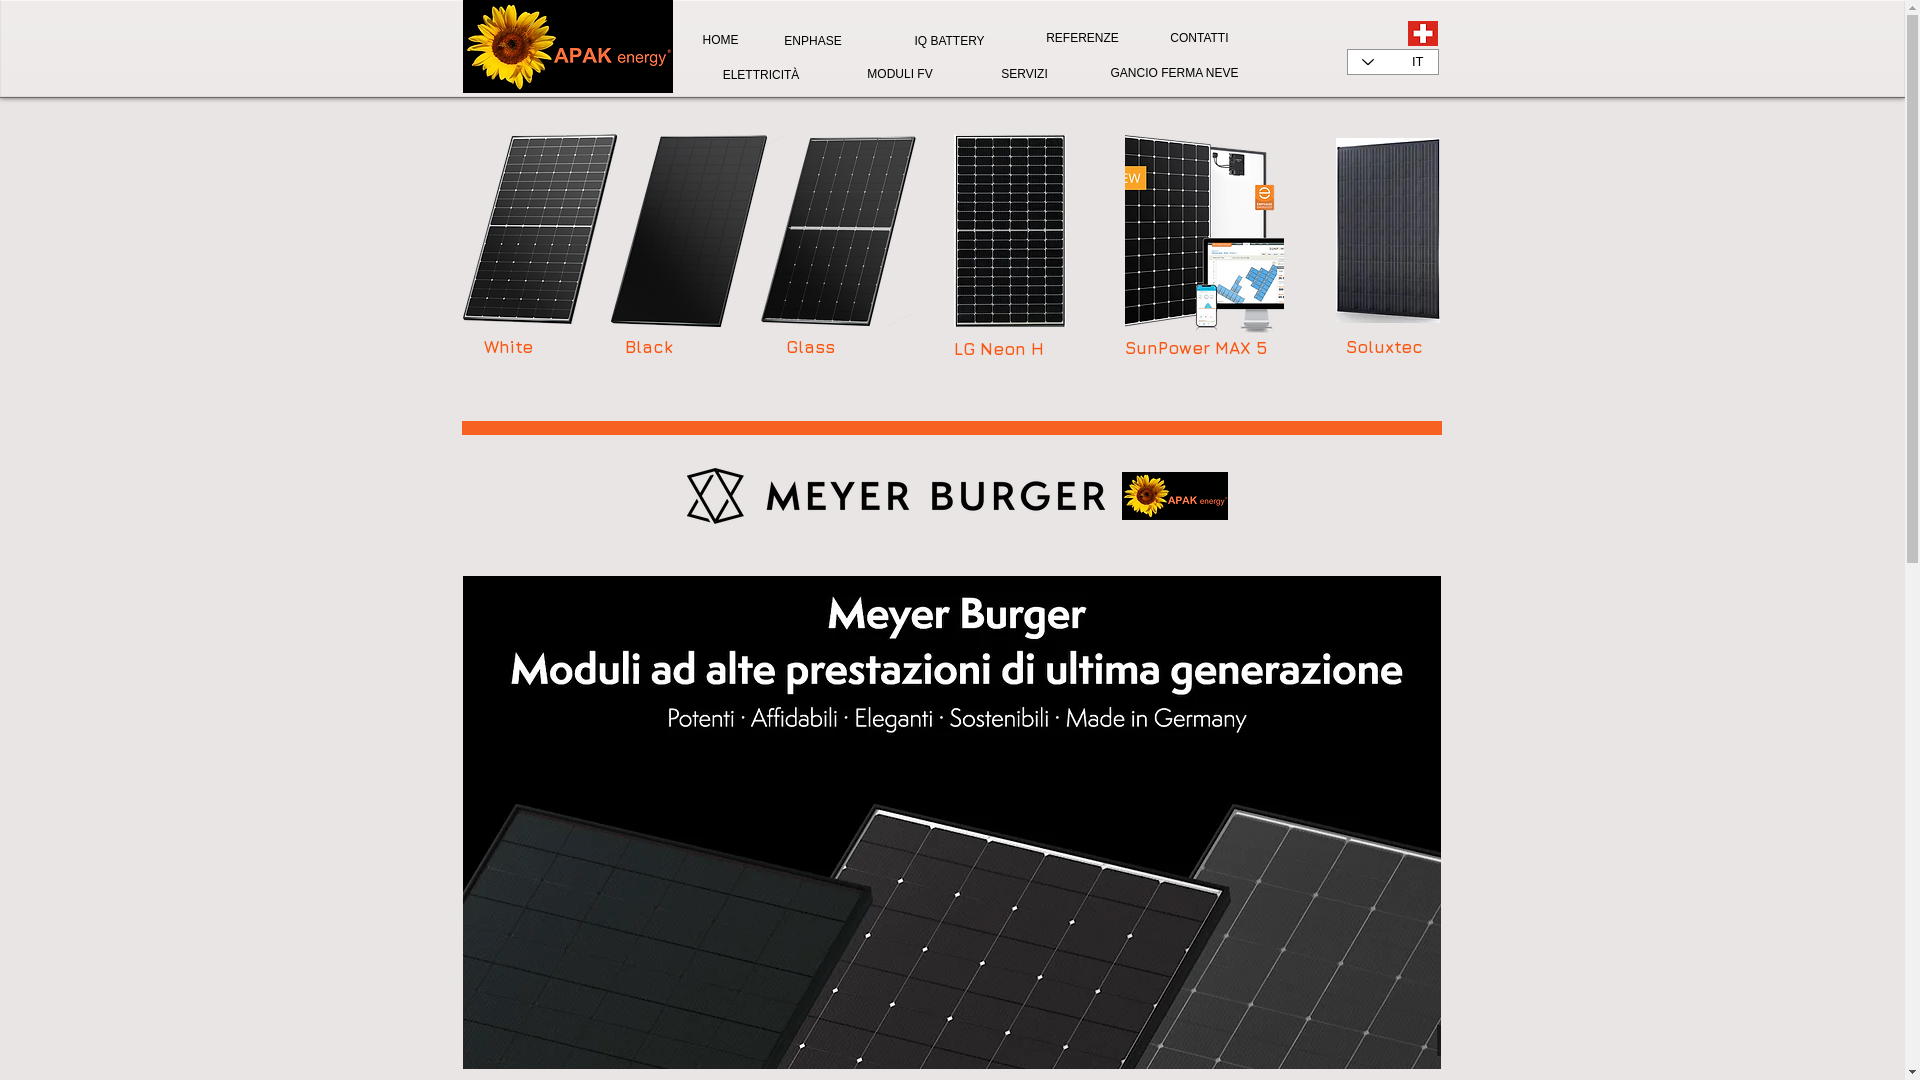 This screenshot has height=1080, width=1920. I want to click on 'SERVIZI', so click(993, 73).